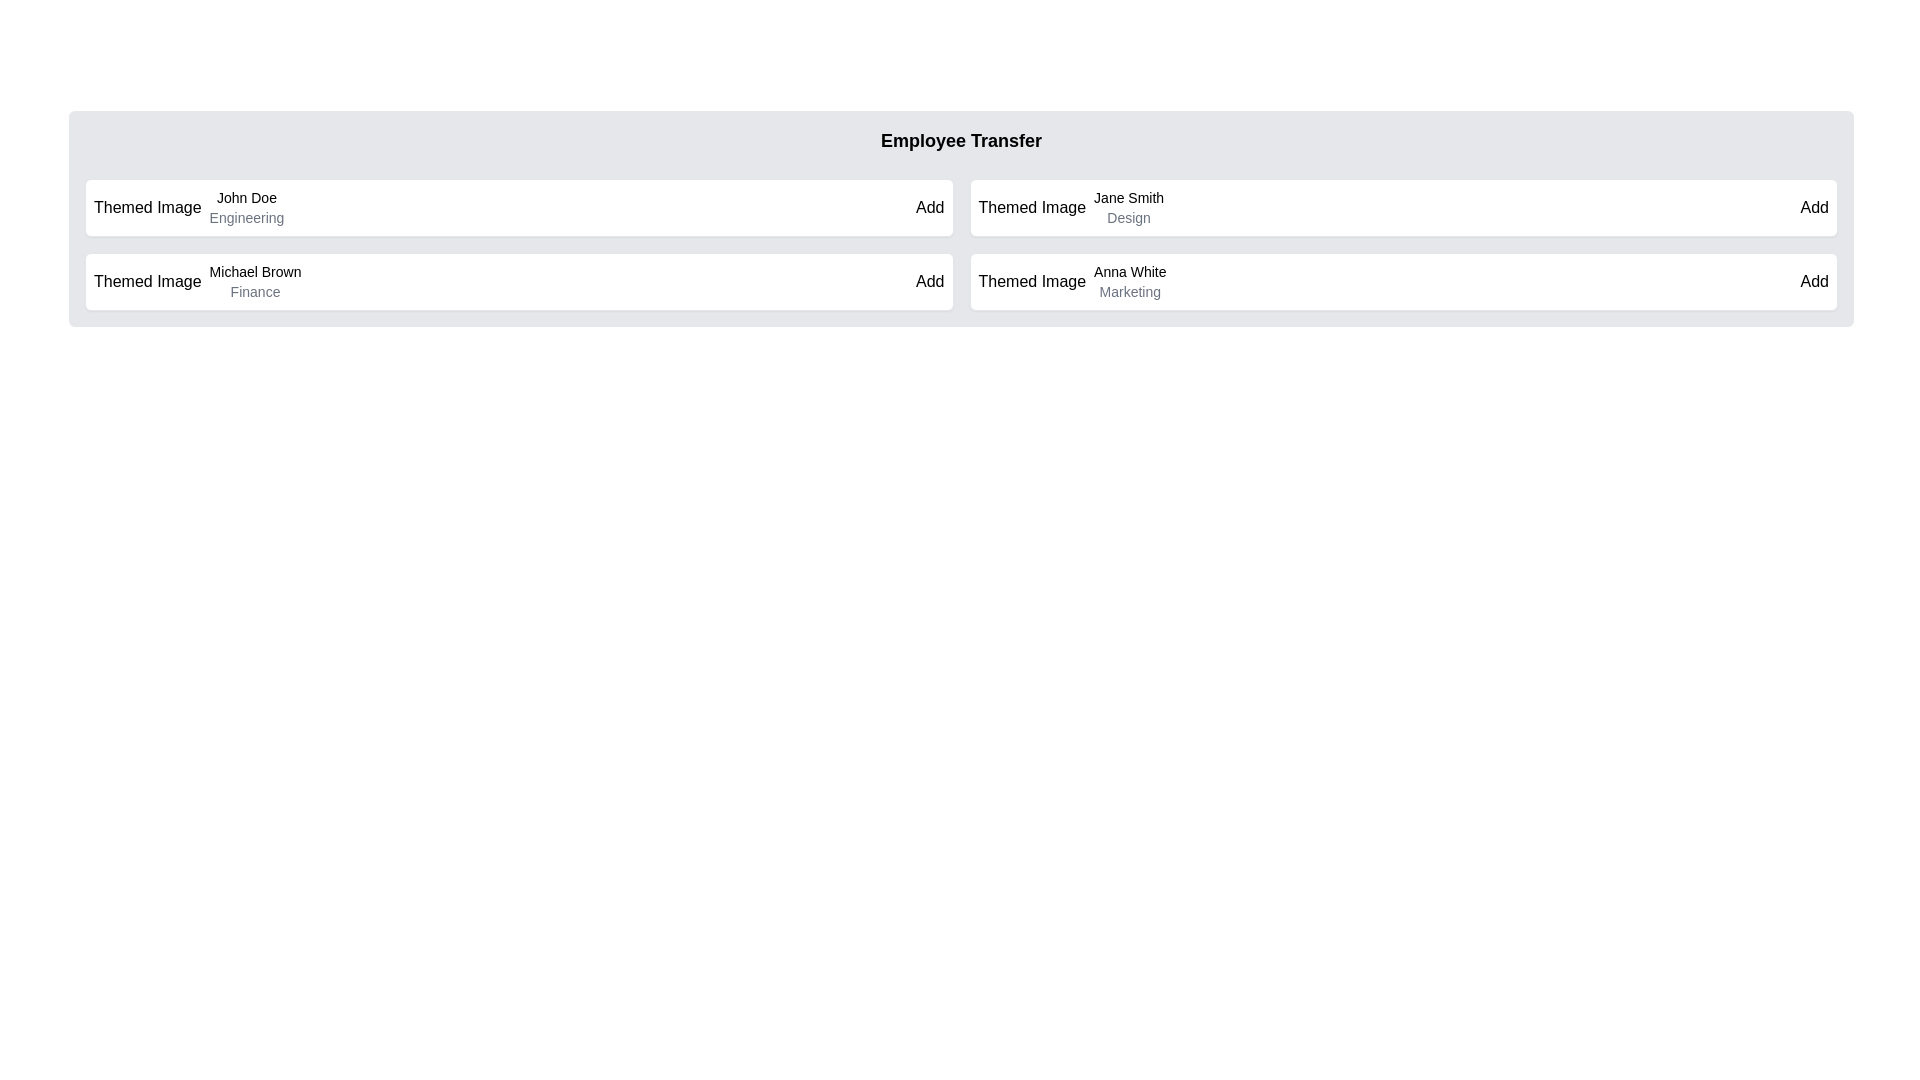 Image resolution: width=1920 pixels, height=1080 pixels. I want to click on the profile card located in the bottom-right of the grid, so click(1402, 281).